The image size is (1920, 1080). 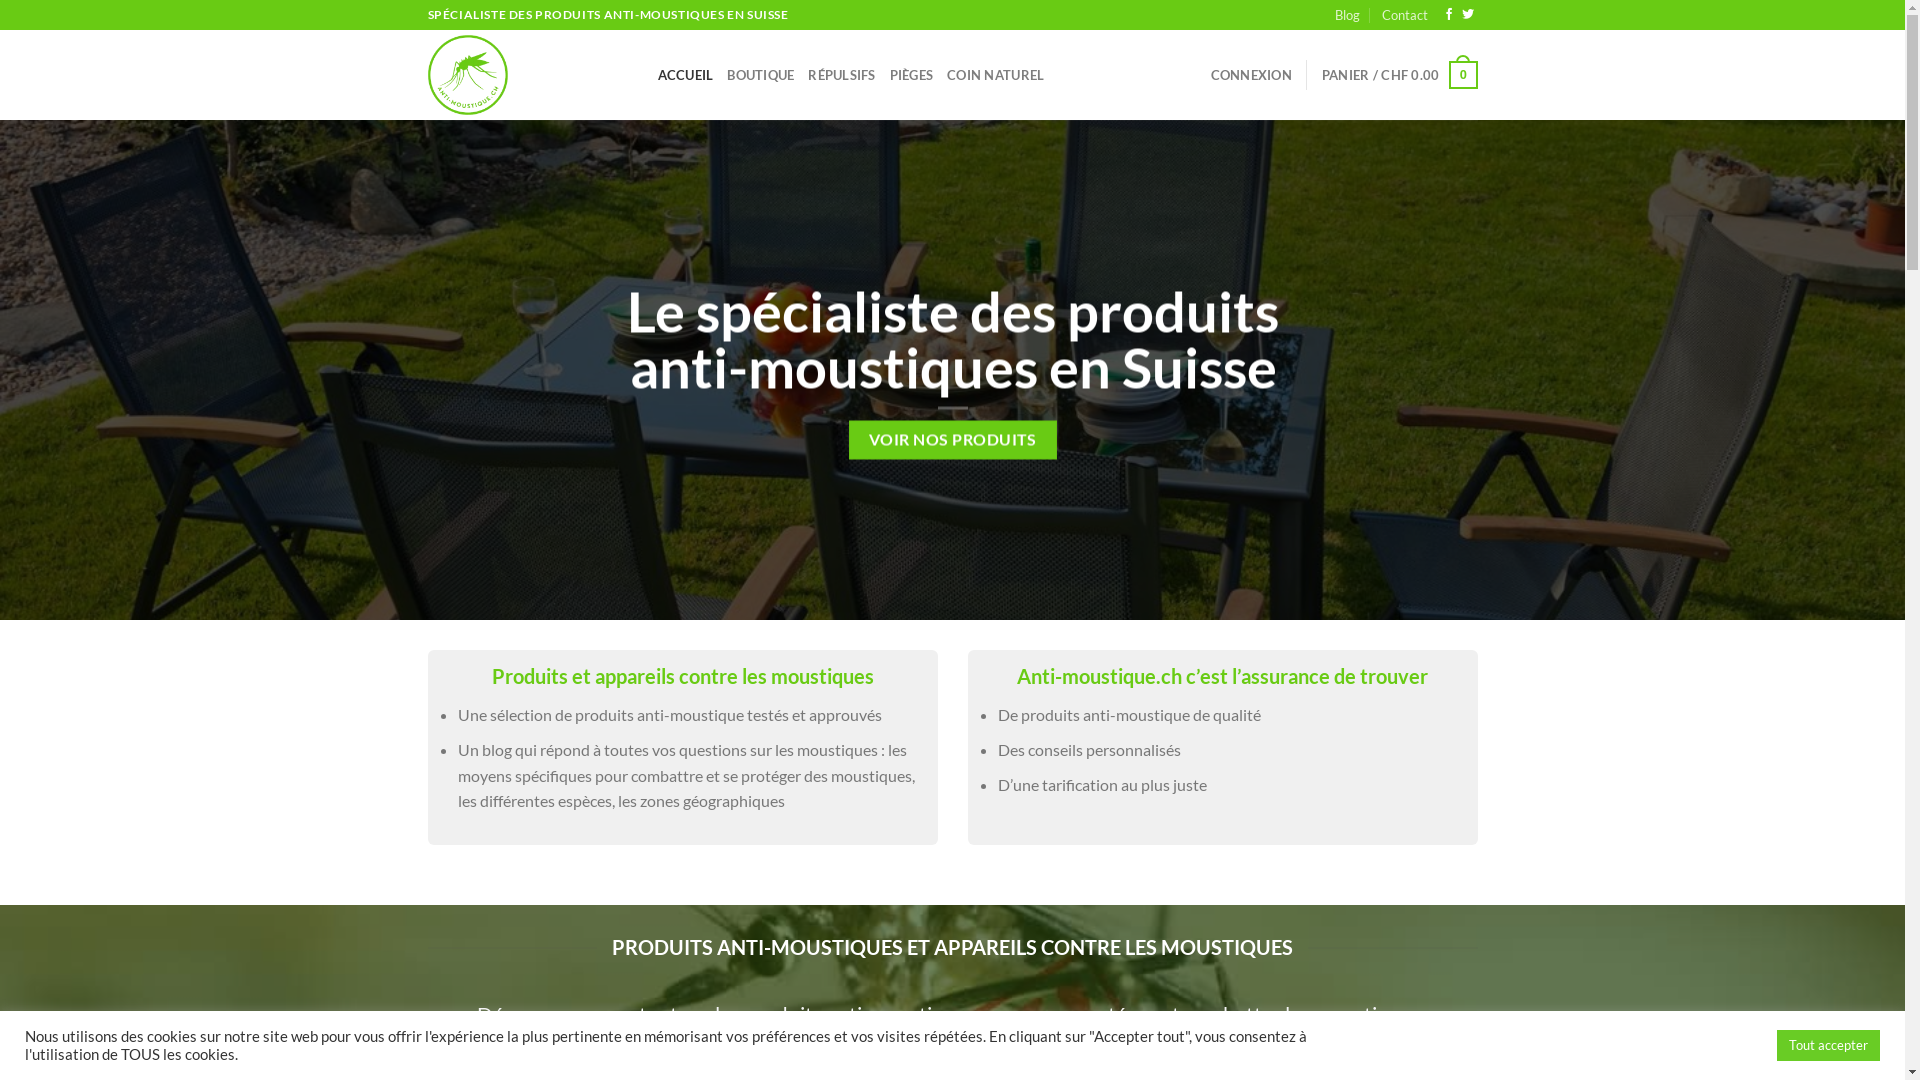 What do you see at coordinates (686, 73) in the screenshot?
I see `'ACCUEIL'` at bounding box center [686, 73].